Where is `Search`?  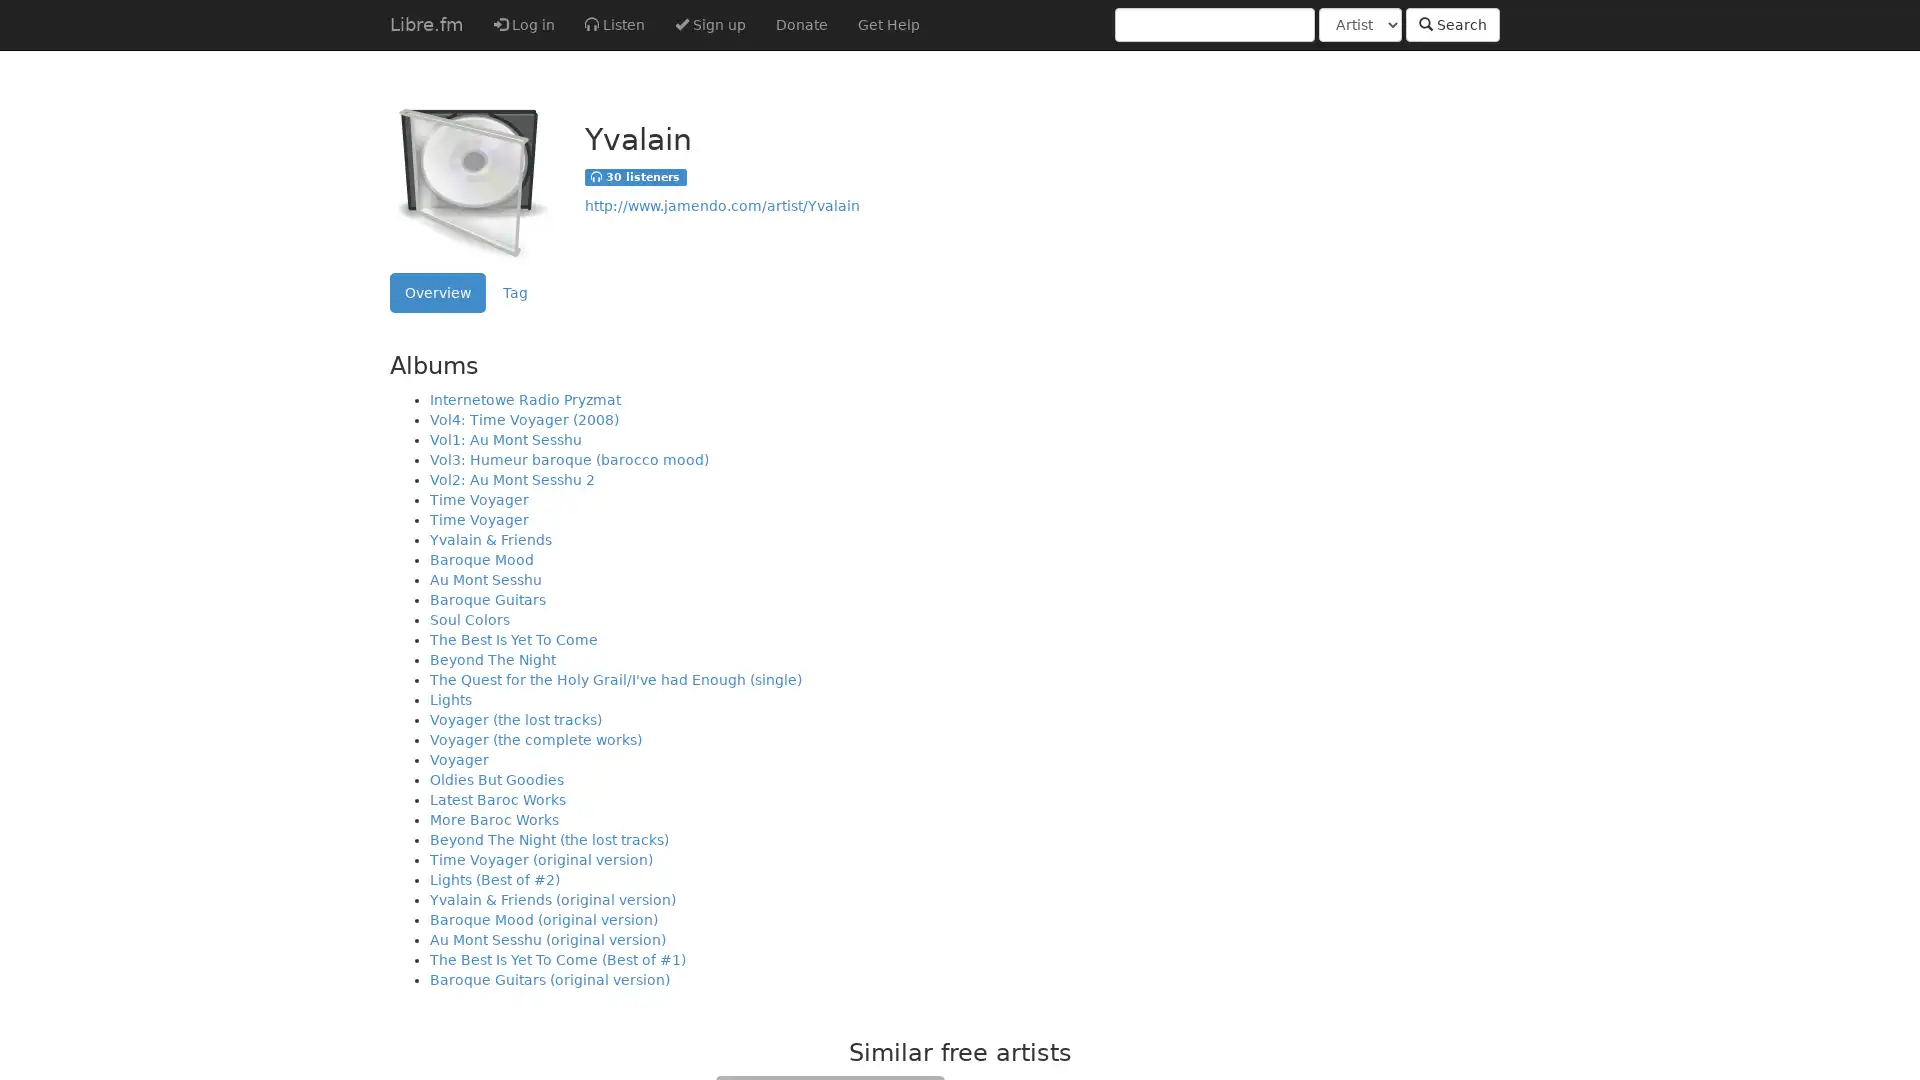
Search is located at coordinates (1453, 24).